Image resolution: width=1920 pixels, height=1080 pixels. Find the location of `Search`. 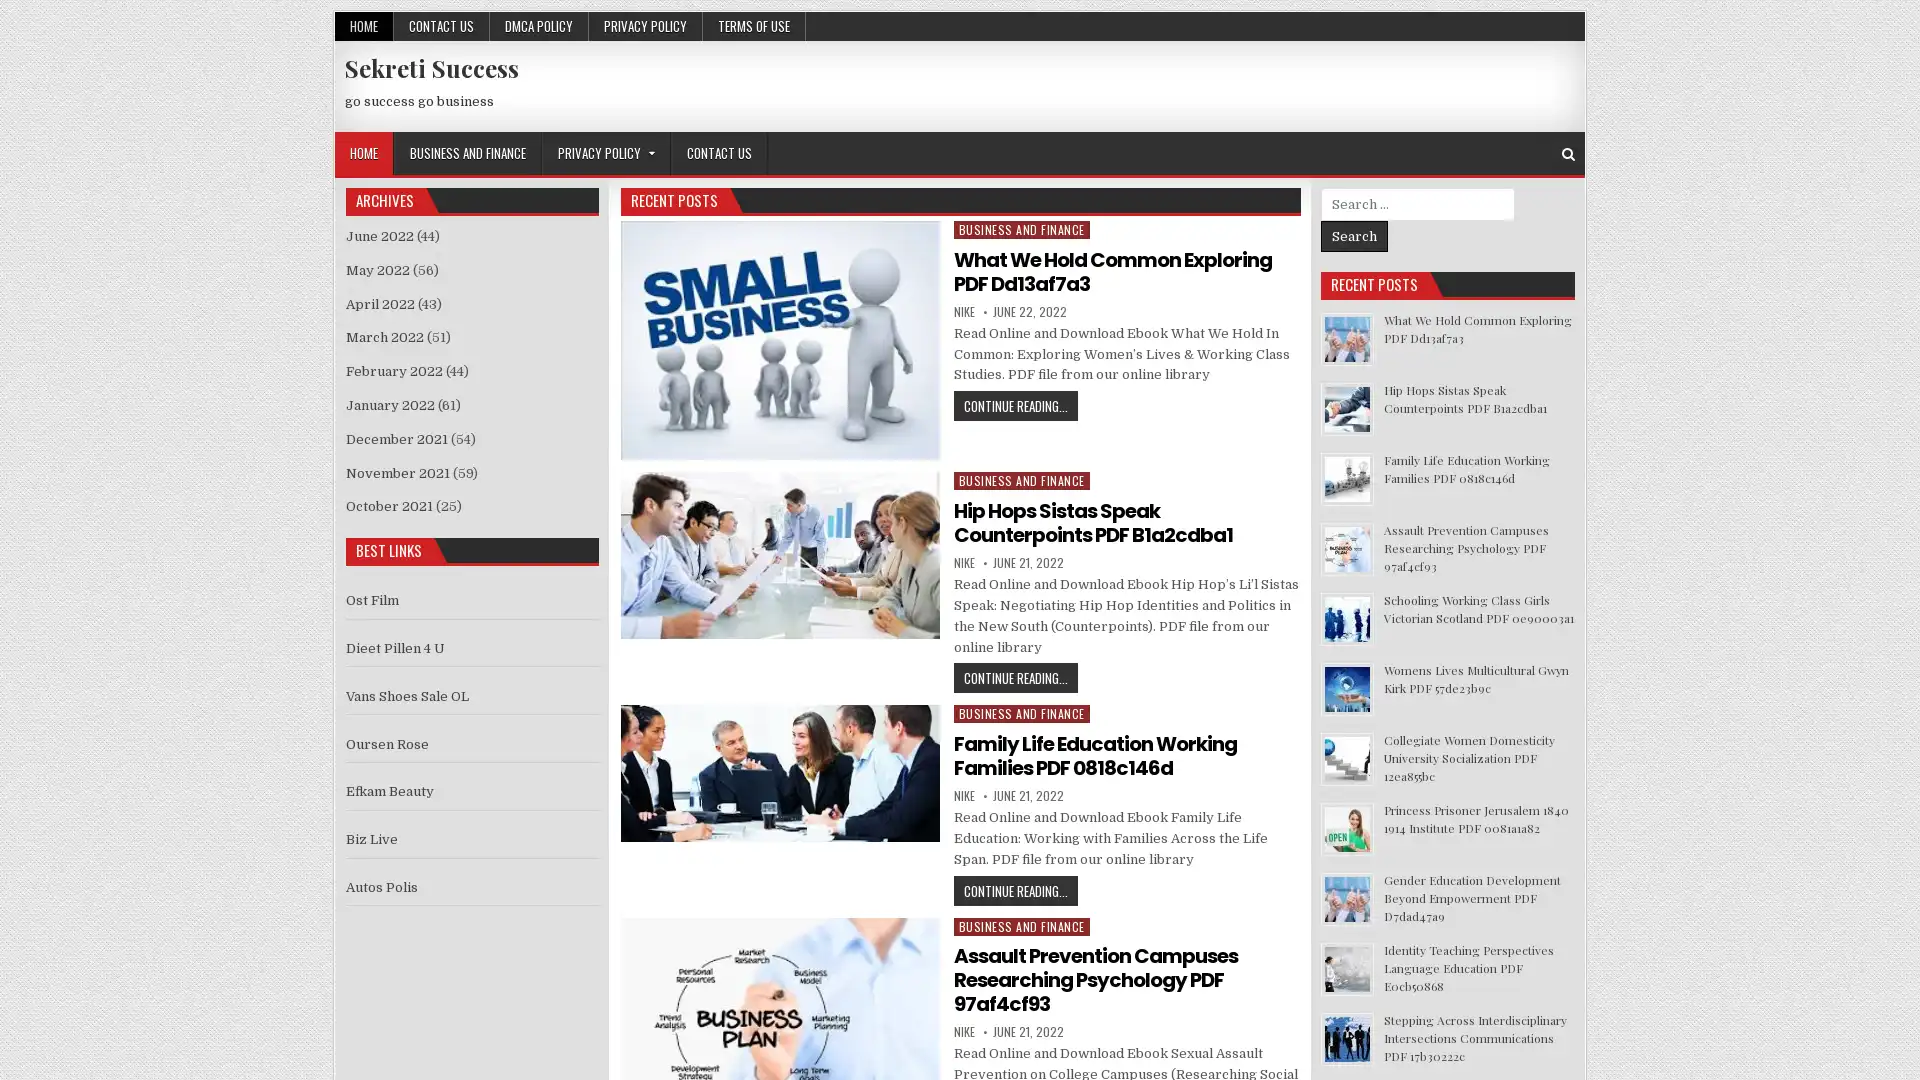

Search is located at coordinates (1354, 235).